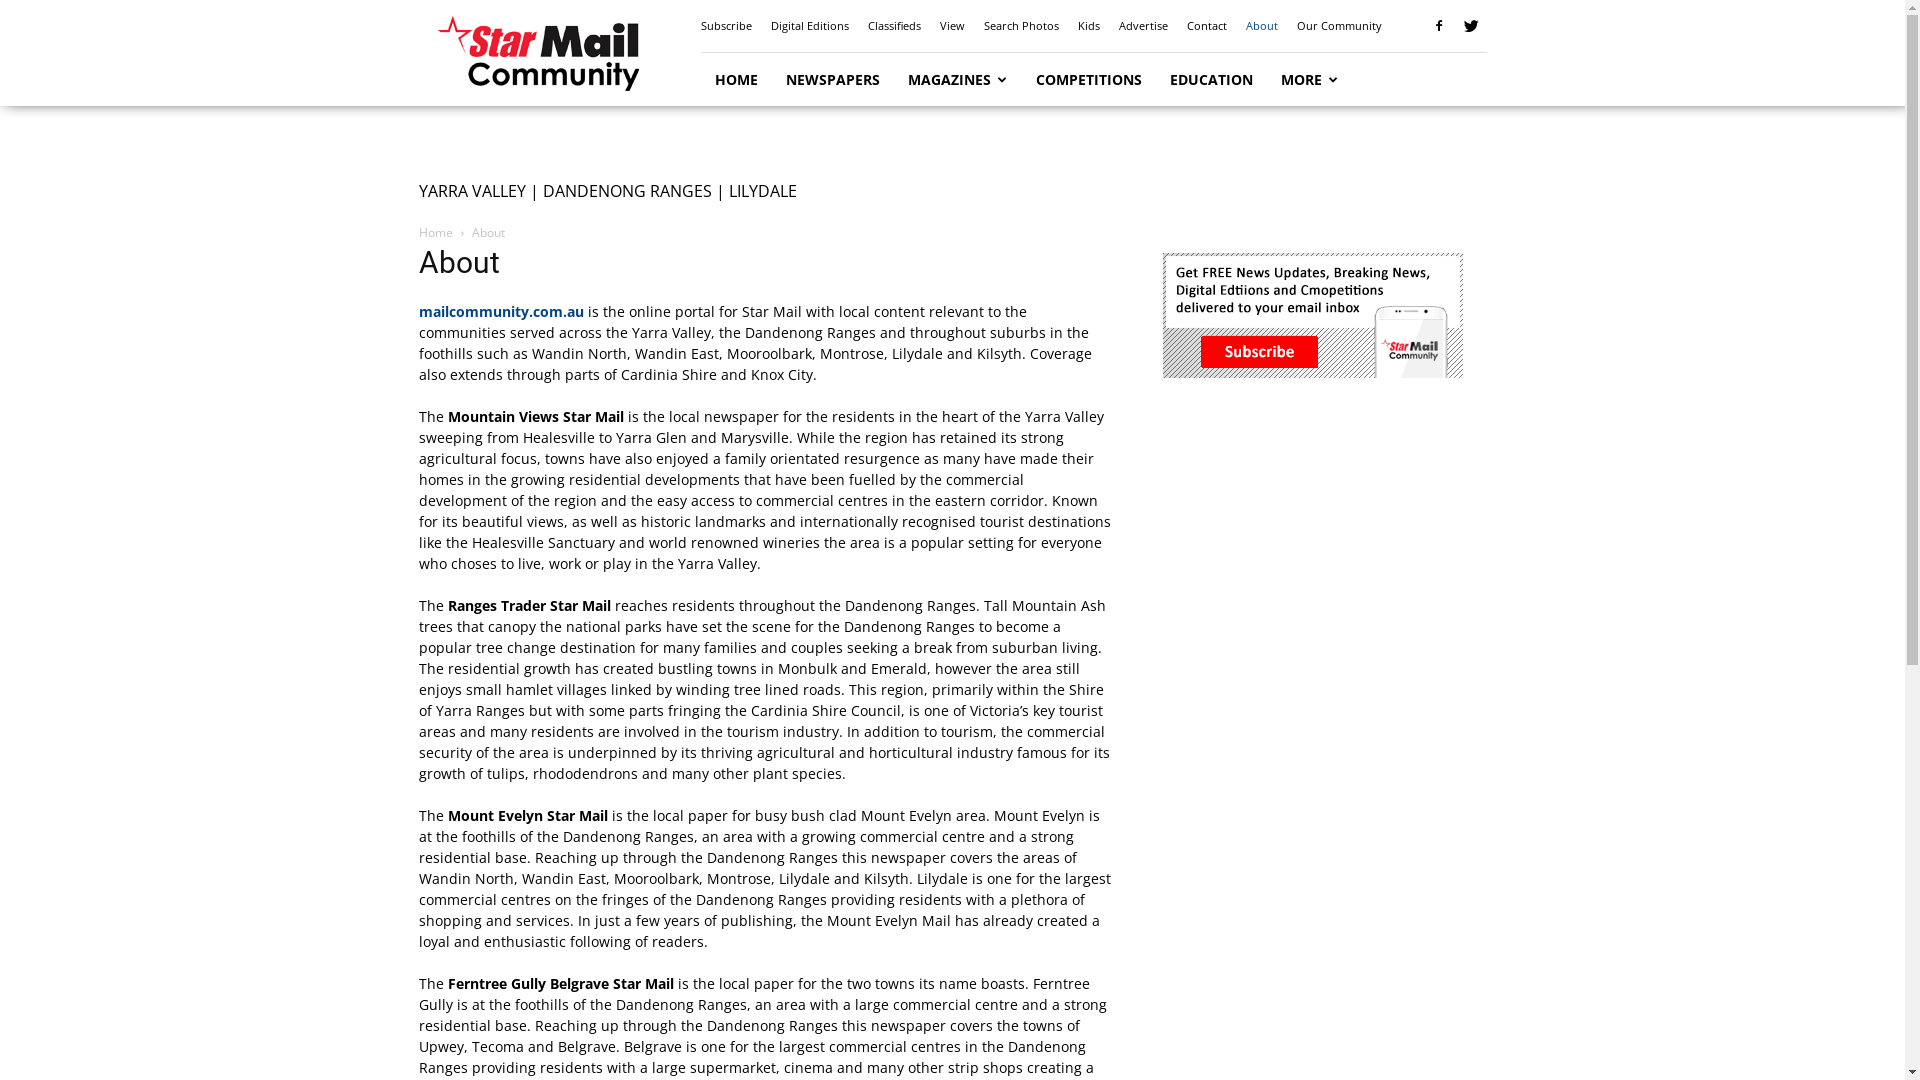 The image size is (1920, 1080). What do you see at coordinates (500, 311) in the screenshot?
I see `'mailcommunity.com.au'` at bounding box center [500, 311].